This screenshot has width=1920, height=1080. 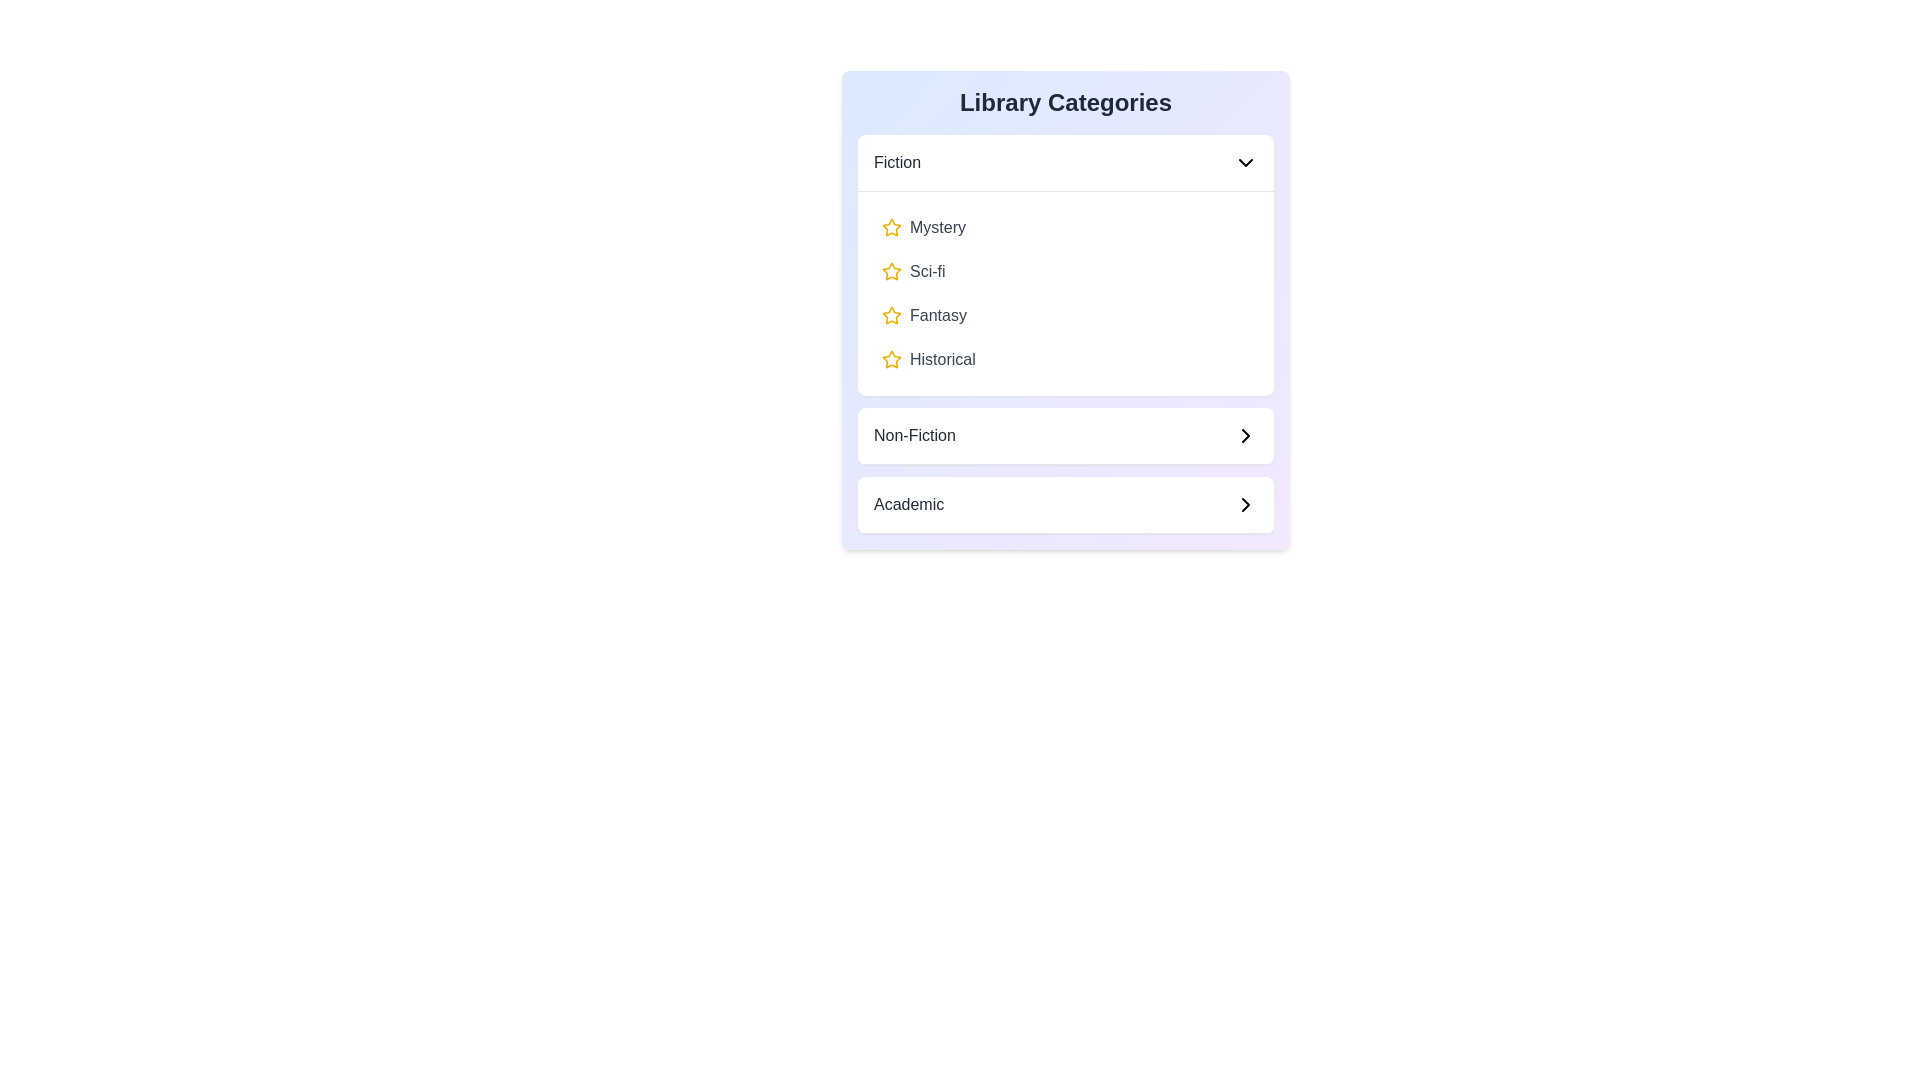 What do you see at coordinates (1064, 504) in the screenshot?
I see `the header of the category Academic to expand or collapse it` at bounding box center [1064, 504].